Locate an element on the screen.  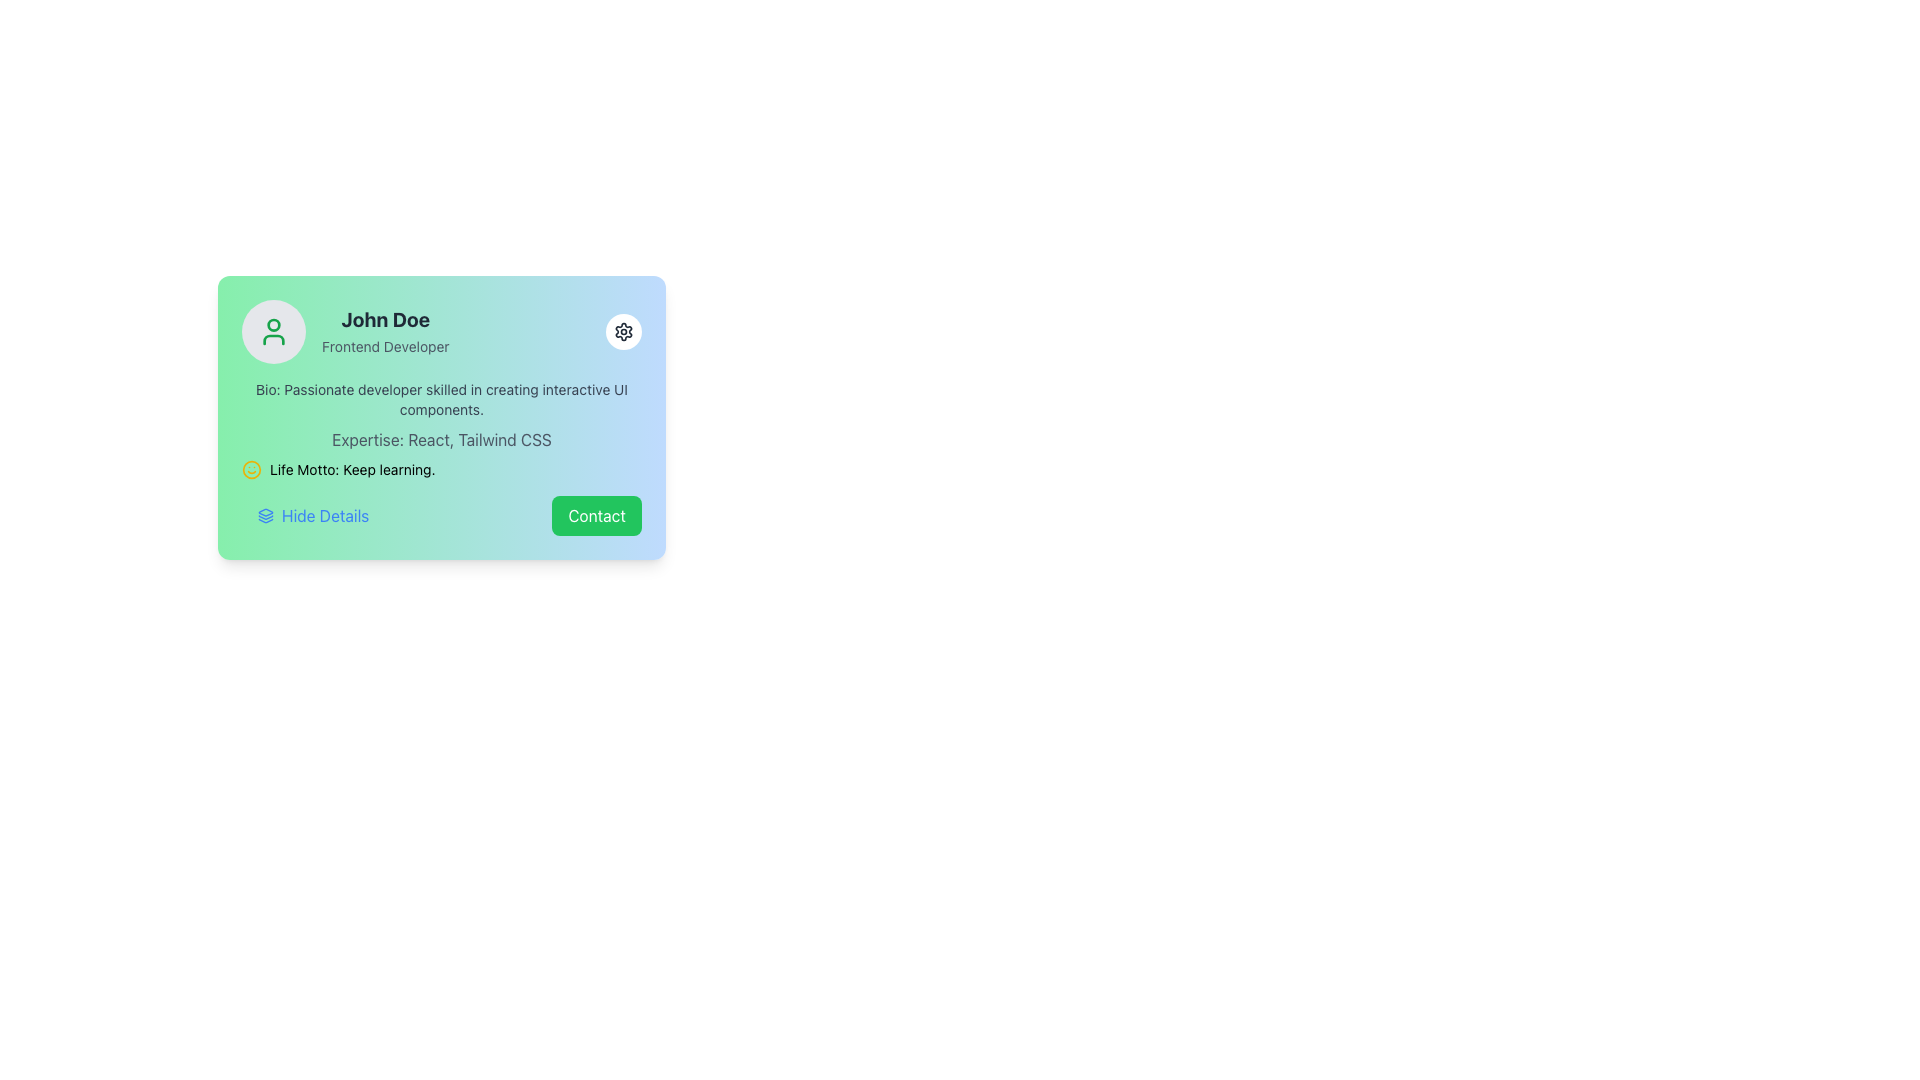
the text label displaying 'Frontend Developer' which is located below 'John Doe' in the profile card is located at coordinates (385, 345).